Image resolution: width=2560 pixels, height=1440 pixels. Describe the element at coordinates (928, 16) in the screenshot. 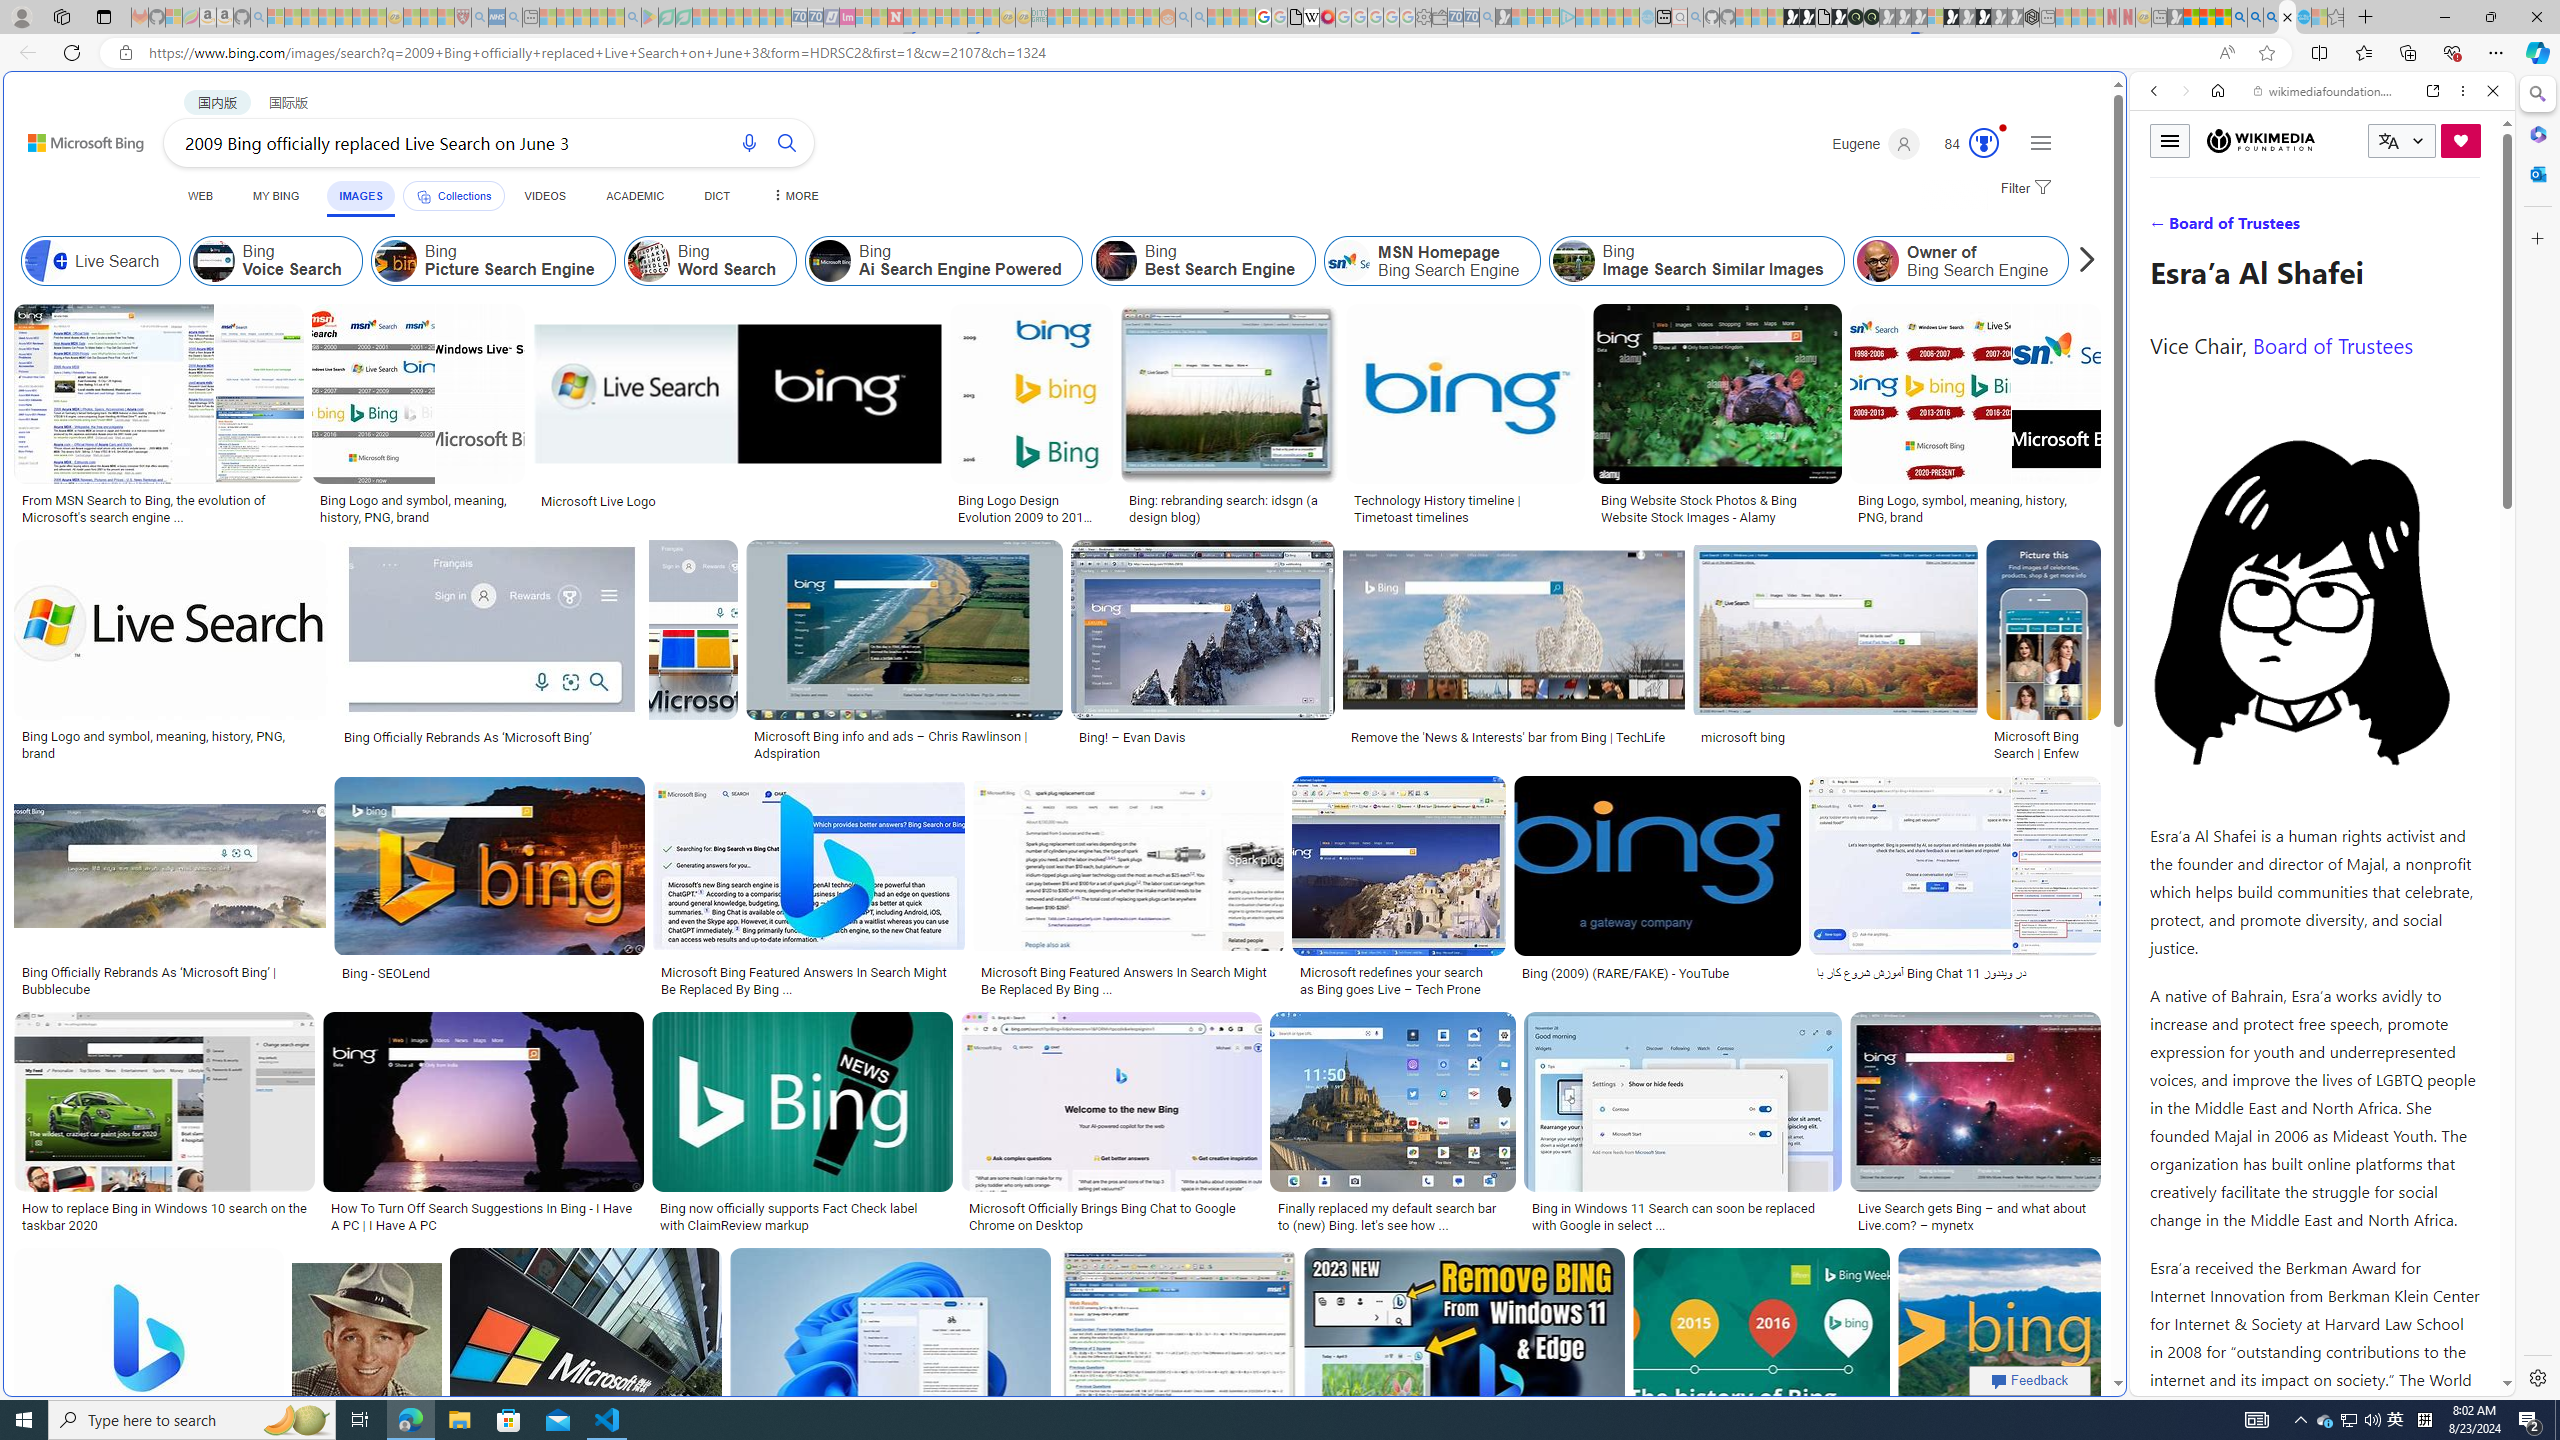

I see `'14 Common Myths Debunked By Scientific Facts - Sleeping'` at that location.